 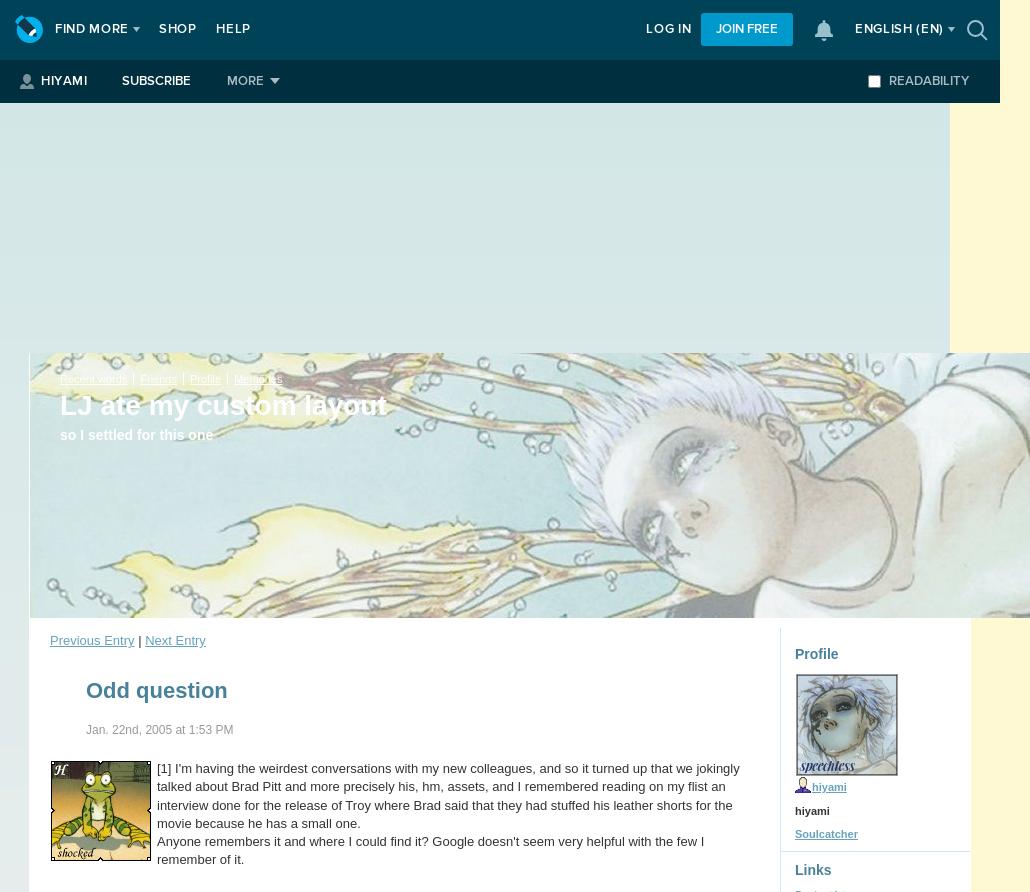 What do you see at coordinates (138, 639) in the screenshot?
I see `'|'` at bounding box center [138, 639].